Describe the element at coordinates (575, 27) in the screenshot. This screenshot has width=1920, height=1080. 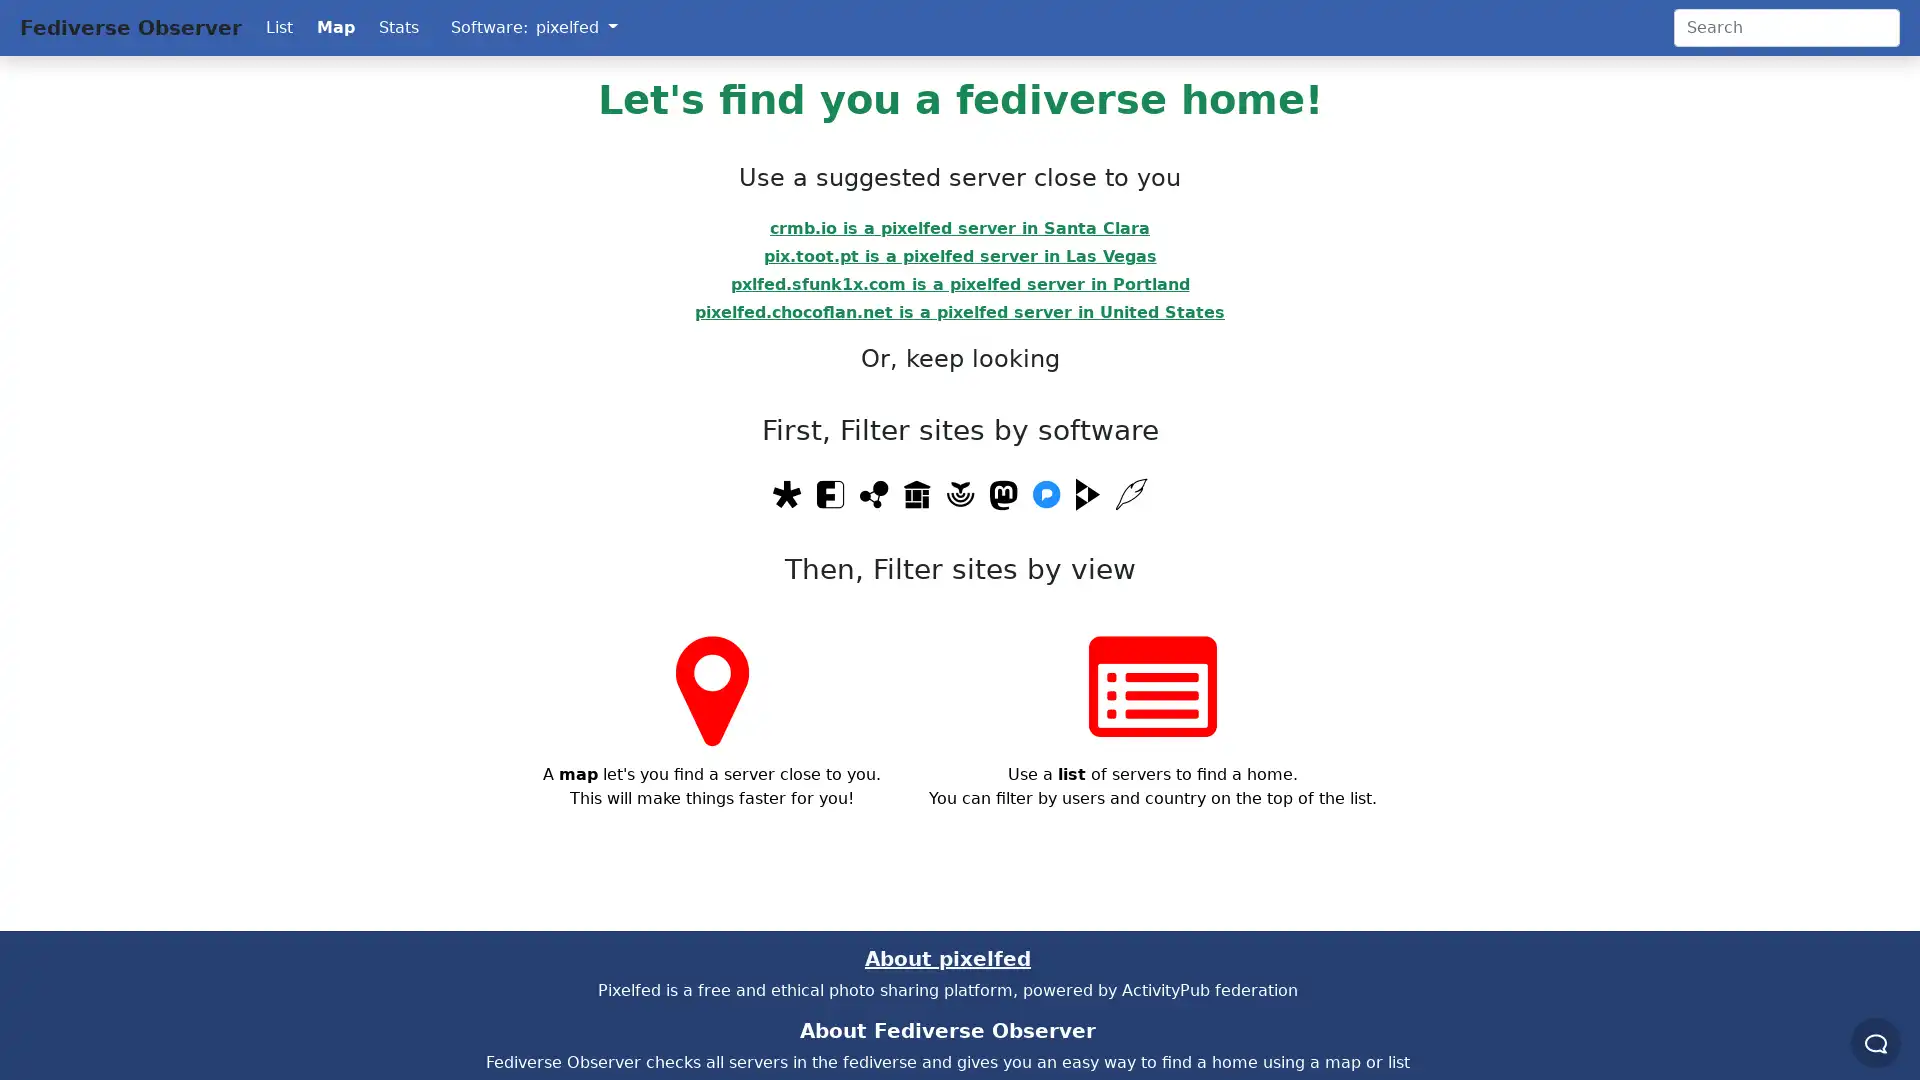
I see `pixelfed` at that location.